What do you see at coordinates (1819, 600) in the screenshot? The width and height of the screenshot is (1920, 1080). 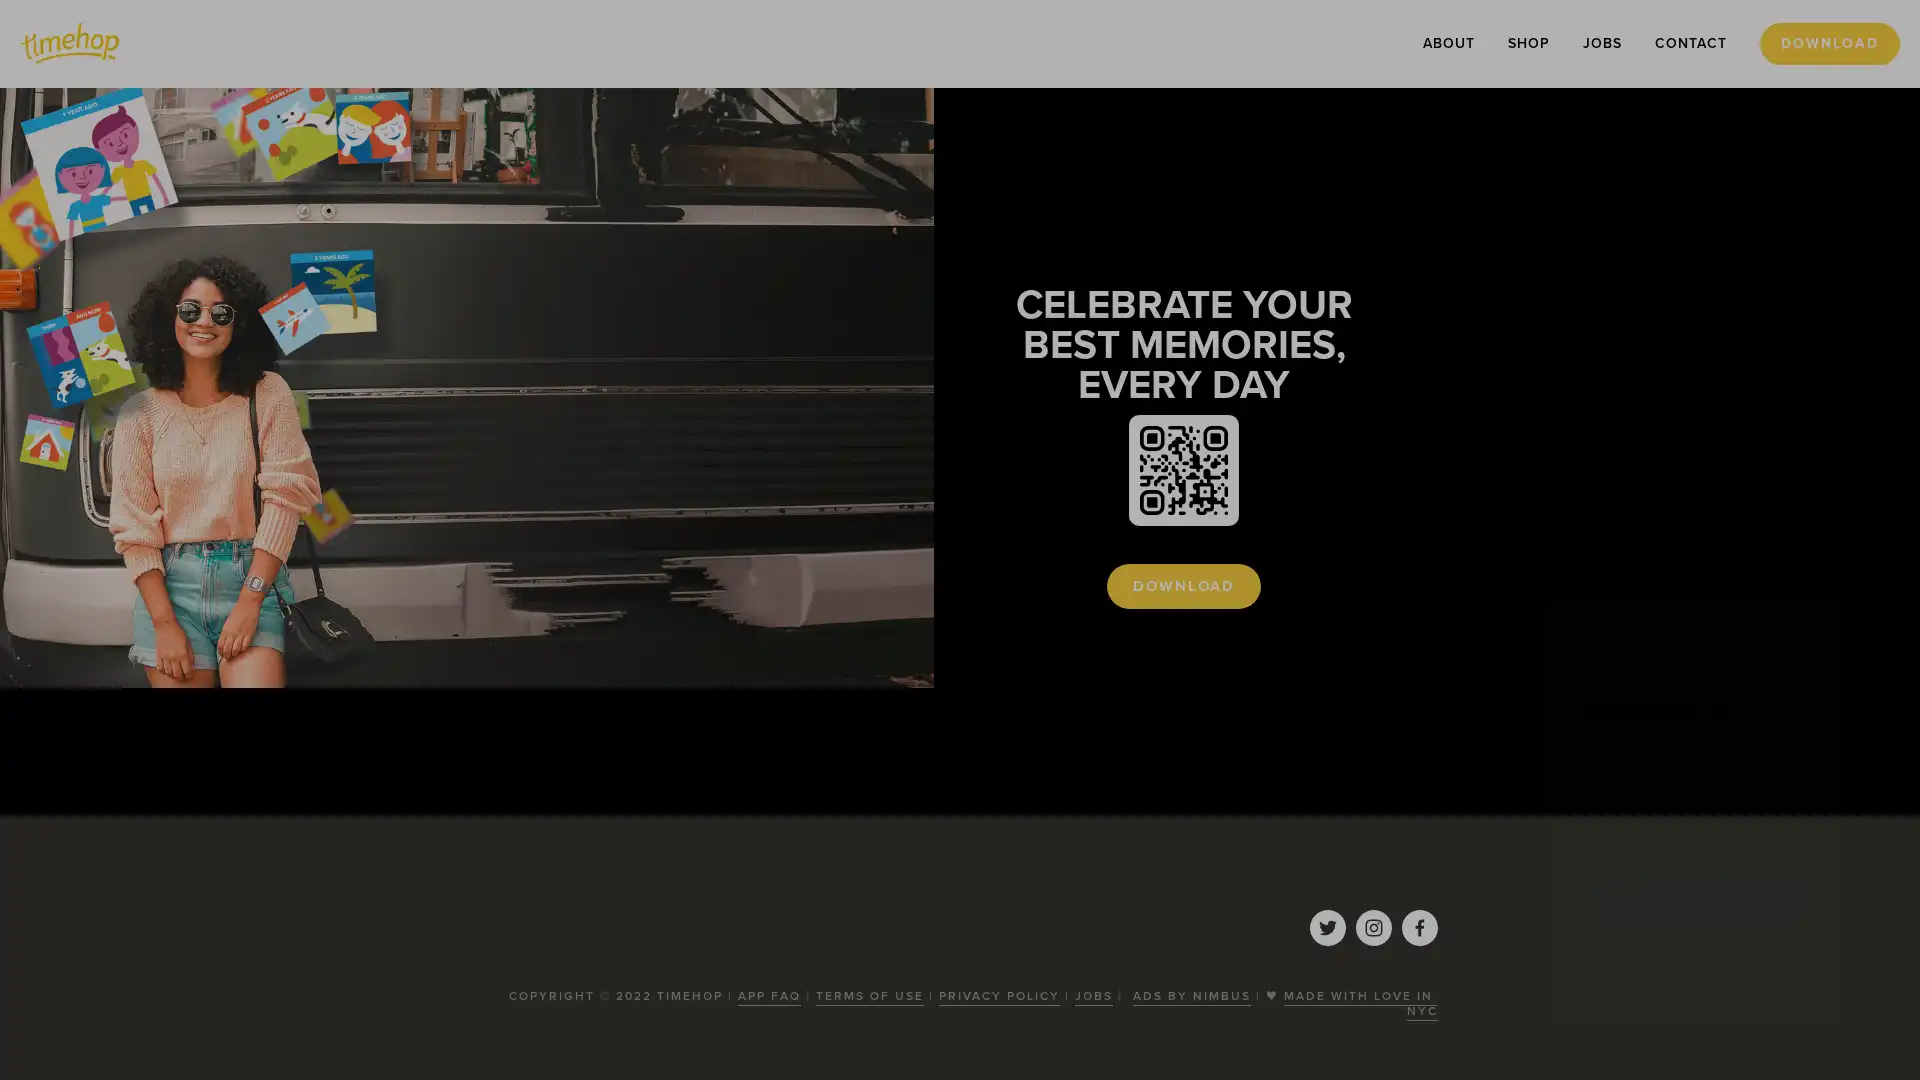 I see `Close` at bounding box center [1819, 600].